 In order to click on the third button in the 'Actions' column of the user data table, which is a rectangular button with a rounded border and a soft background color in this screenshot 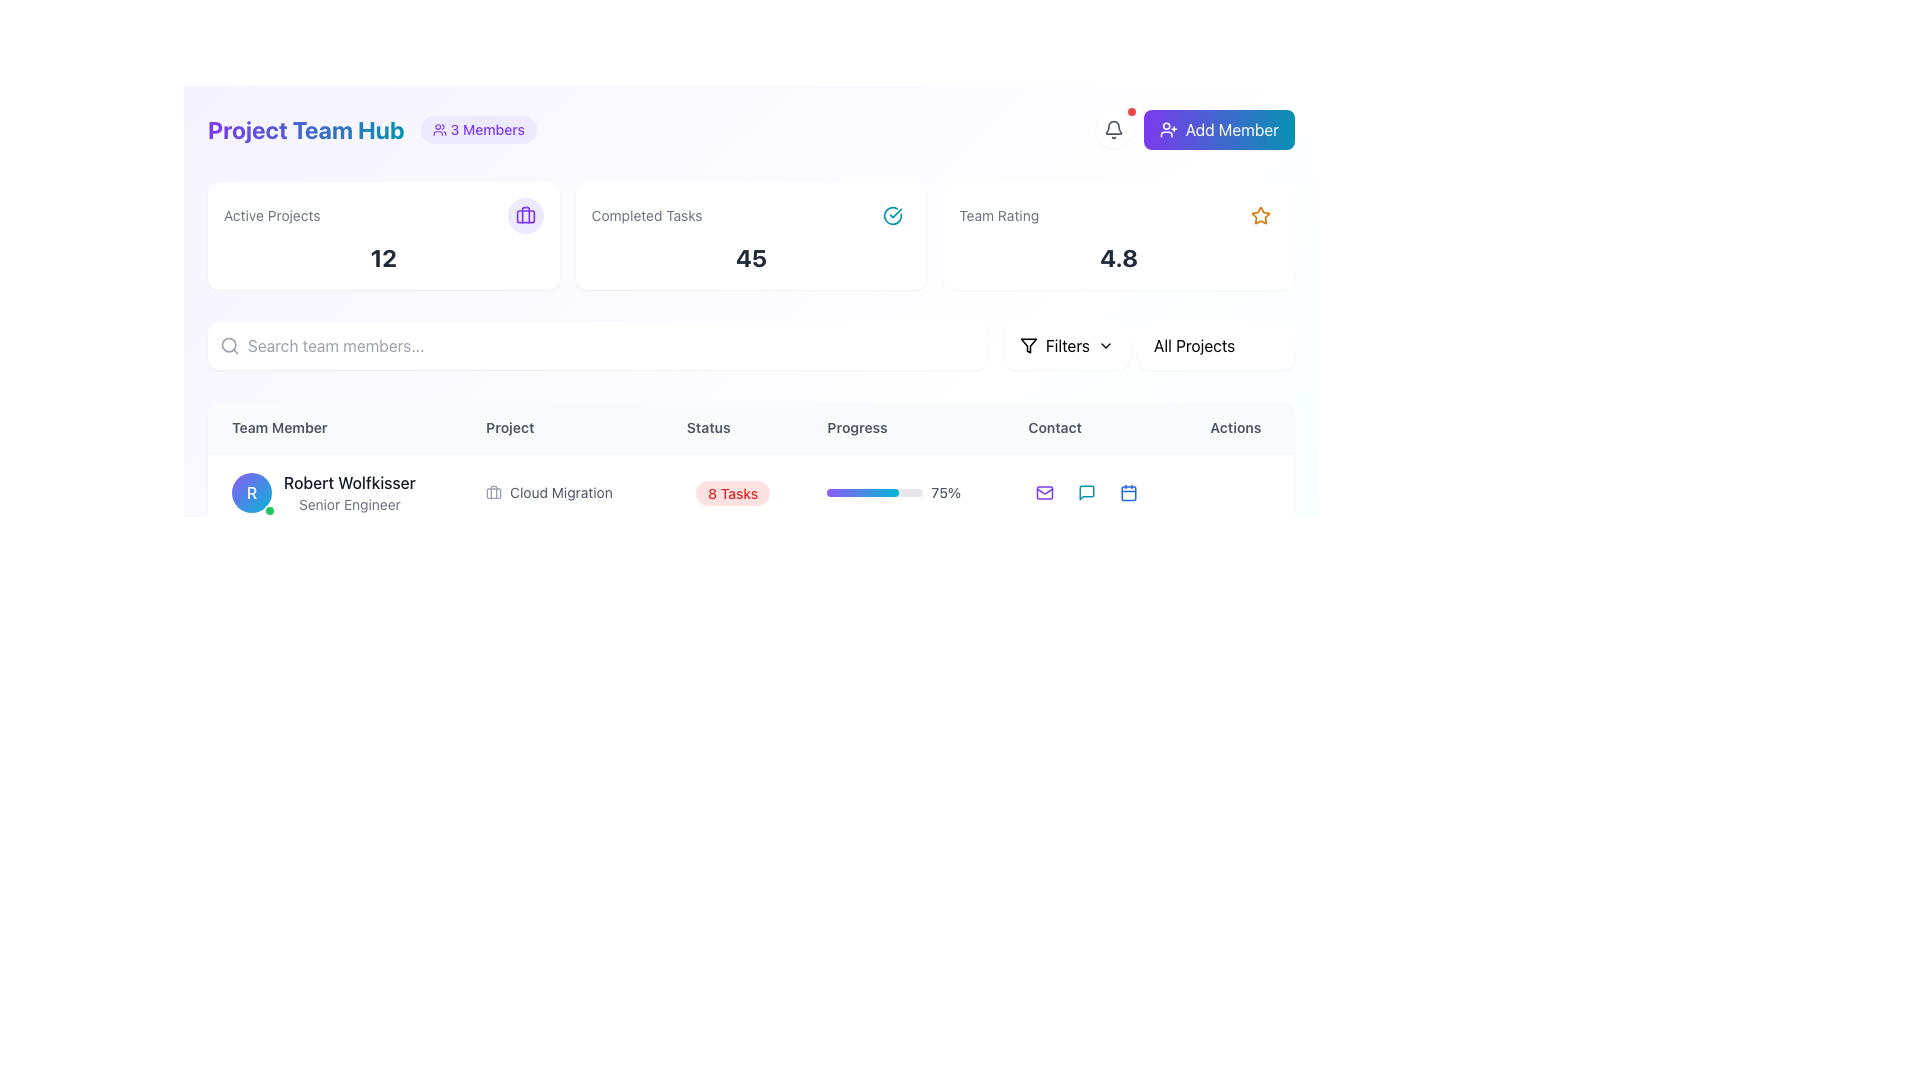, I will do `click(1094, 569)`.